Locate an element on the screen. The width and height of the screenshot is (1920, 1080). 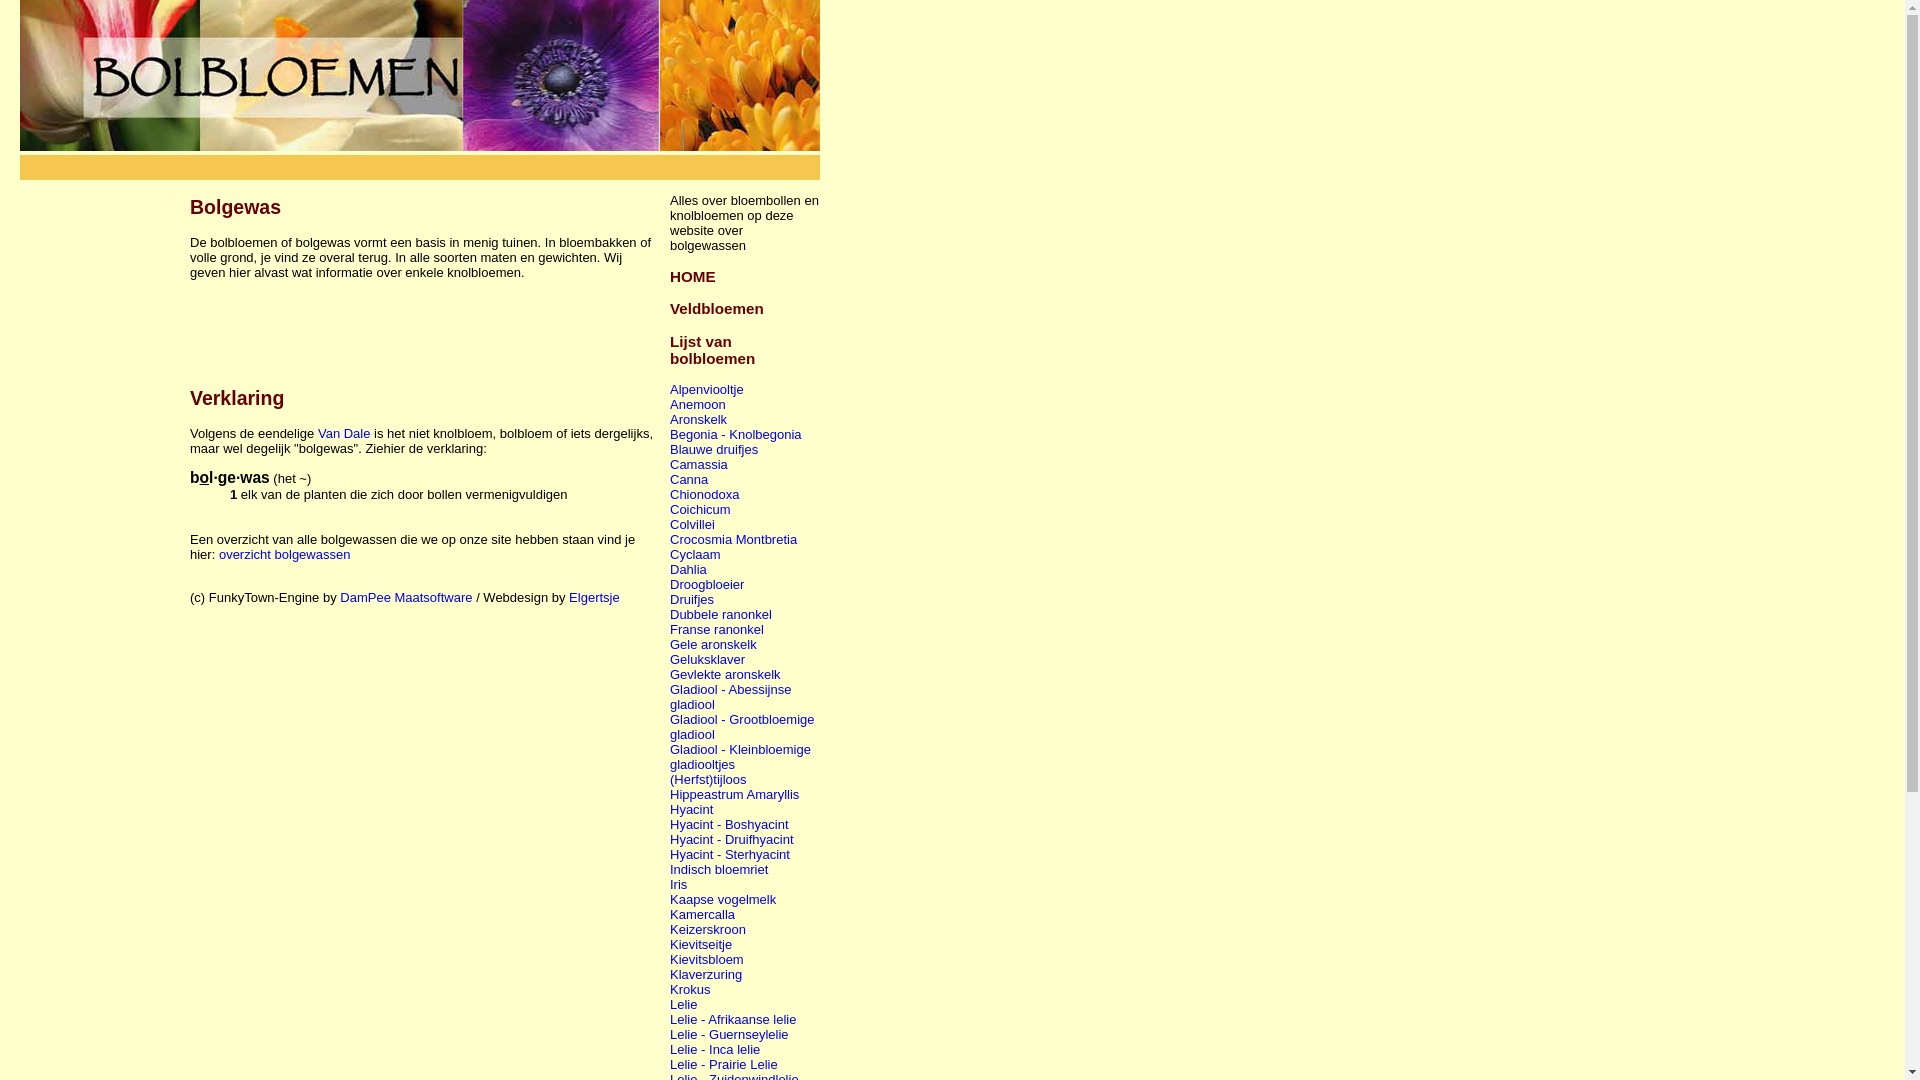
'Lelie - Afrikaanse lelie' is located at coordinates (670, 1019).